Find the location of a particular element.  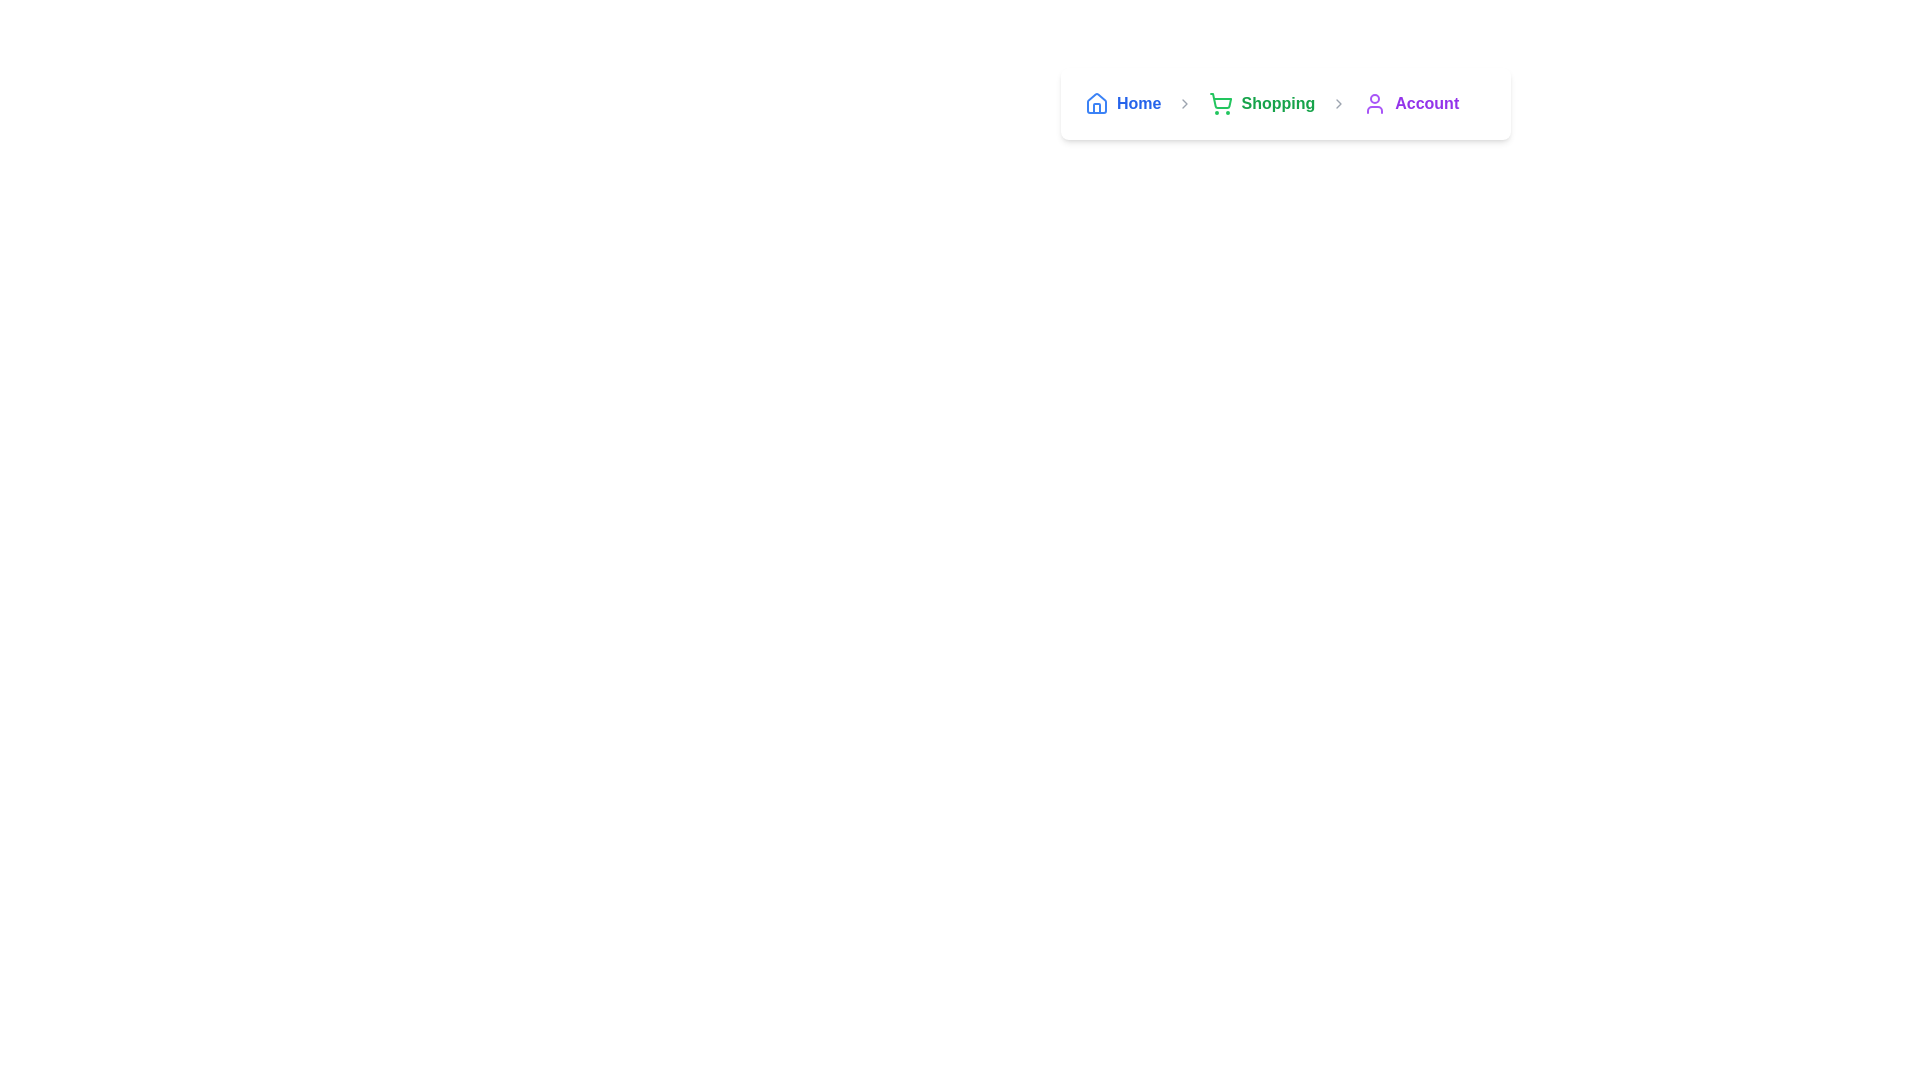

the hyperlink located in the upper-right area of the page, part of the breadcrumb navigation bar, positioned after the shopping cart icon and before the 'Account' link is located at coordinates (1277, 104).